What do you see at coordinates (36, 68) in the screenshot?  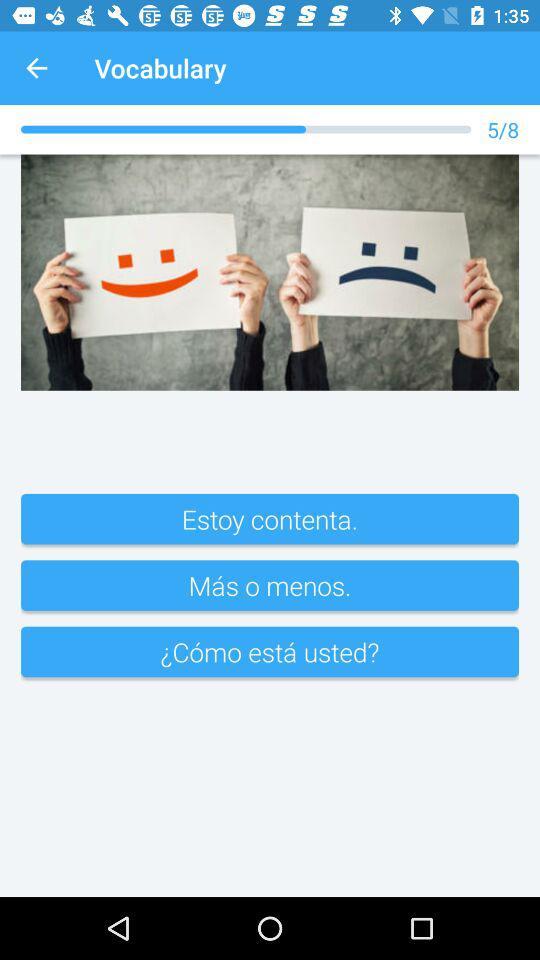 I see `the app to the left of the vocabulary item` at bounding box center [36, 68].